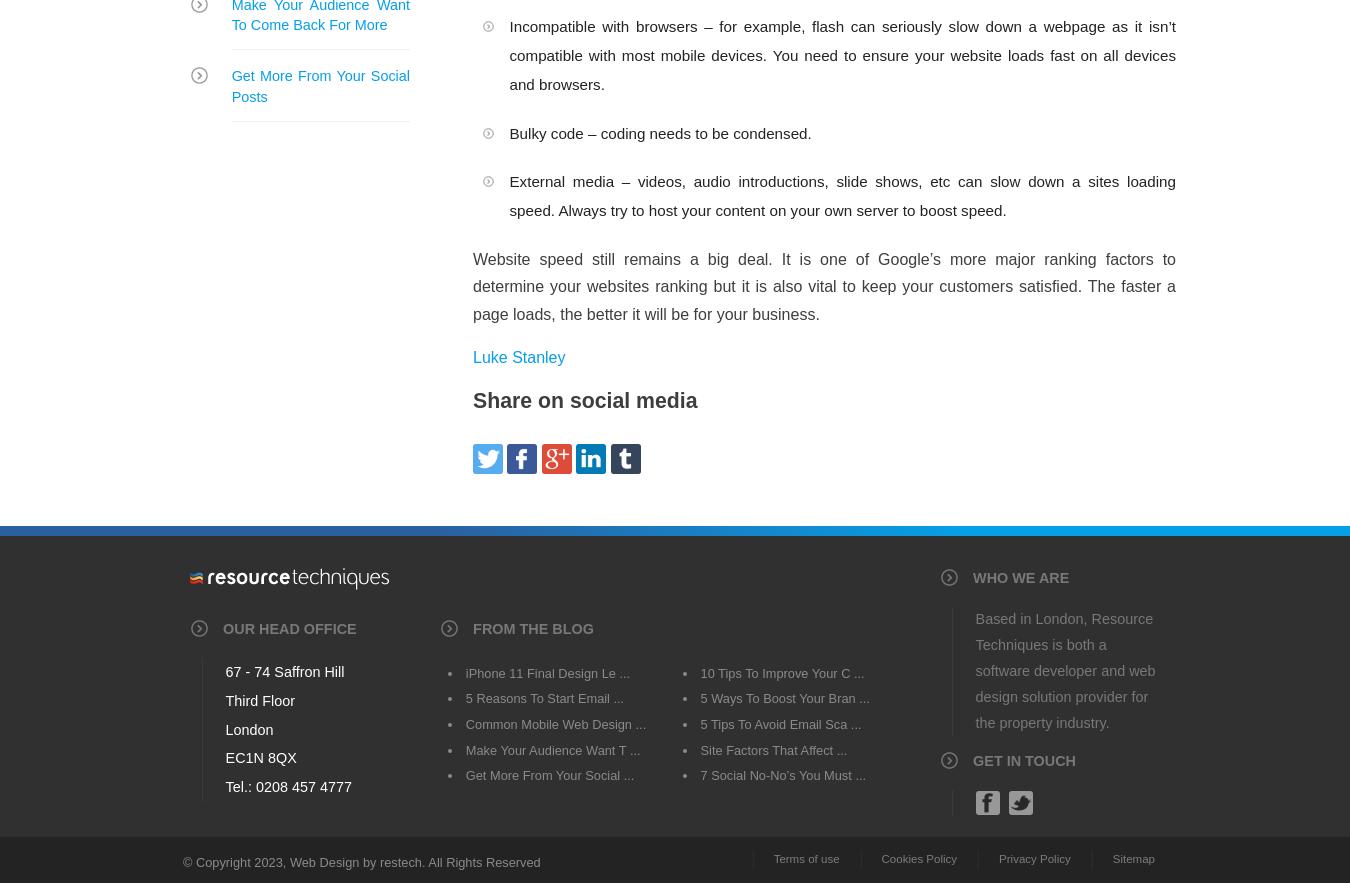 The image size is (1350, 883). I want to click on 'External media – videos, audio introductions, slide shows, etc can slow down a sites loading speed. Always try to host your content on your own server to boost speed.', so click(842, 195).